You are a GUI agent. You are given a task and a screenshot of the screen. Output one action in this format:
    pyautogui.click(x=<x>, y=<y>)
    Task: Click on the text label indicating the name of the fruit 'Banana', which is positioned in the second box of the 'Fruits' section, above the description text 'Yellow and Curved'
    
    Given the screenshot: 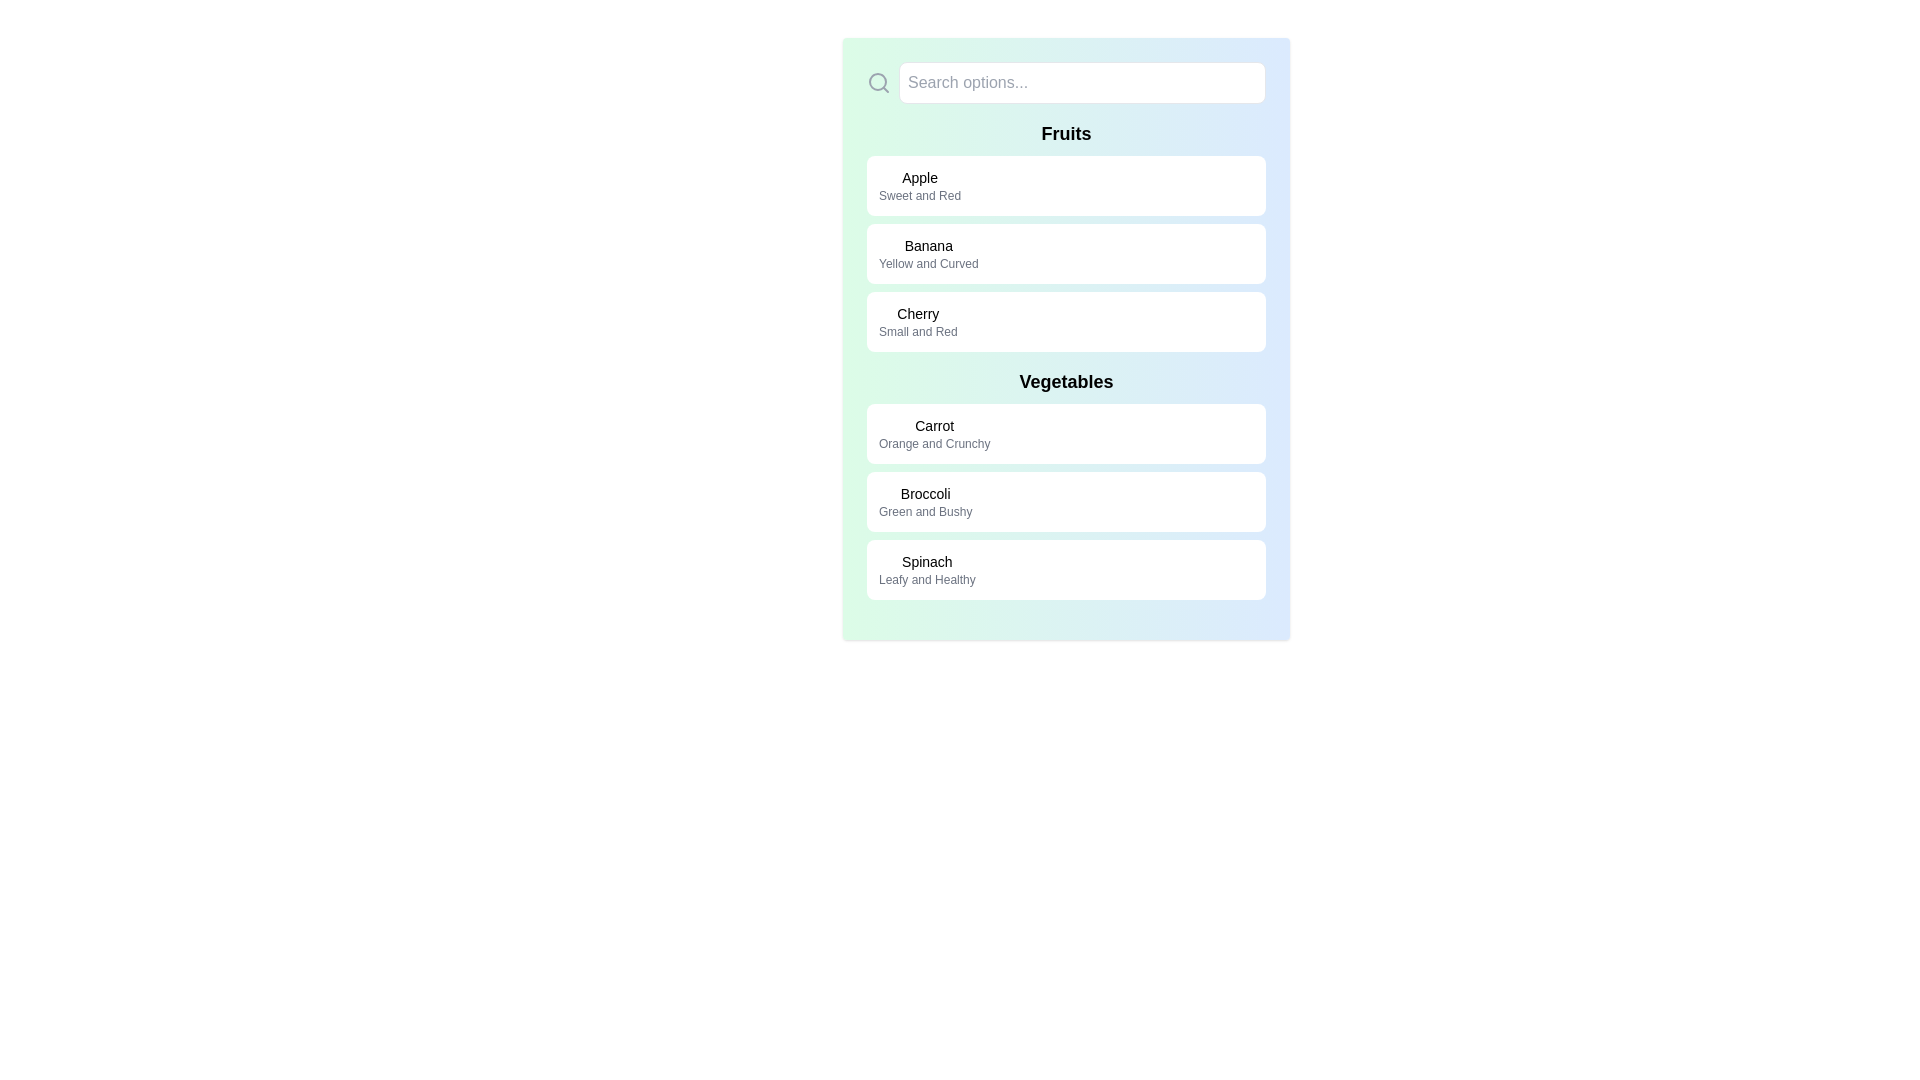 What is the action you would take?
    pyautogui.click(x=927, y=245)
    